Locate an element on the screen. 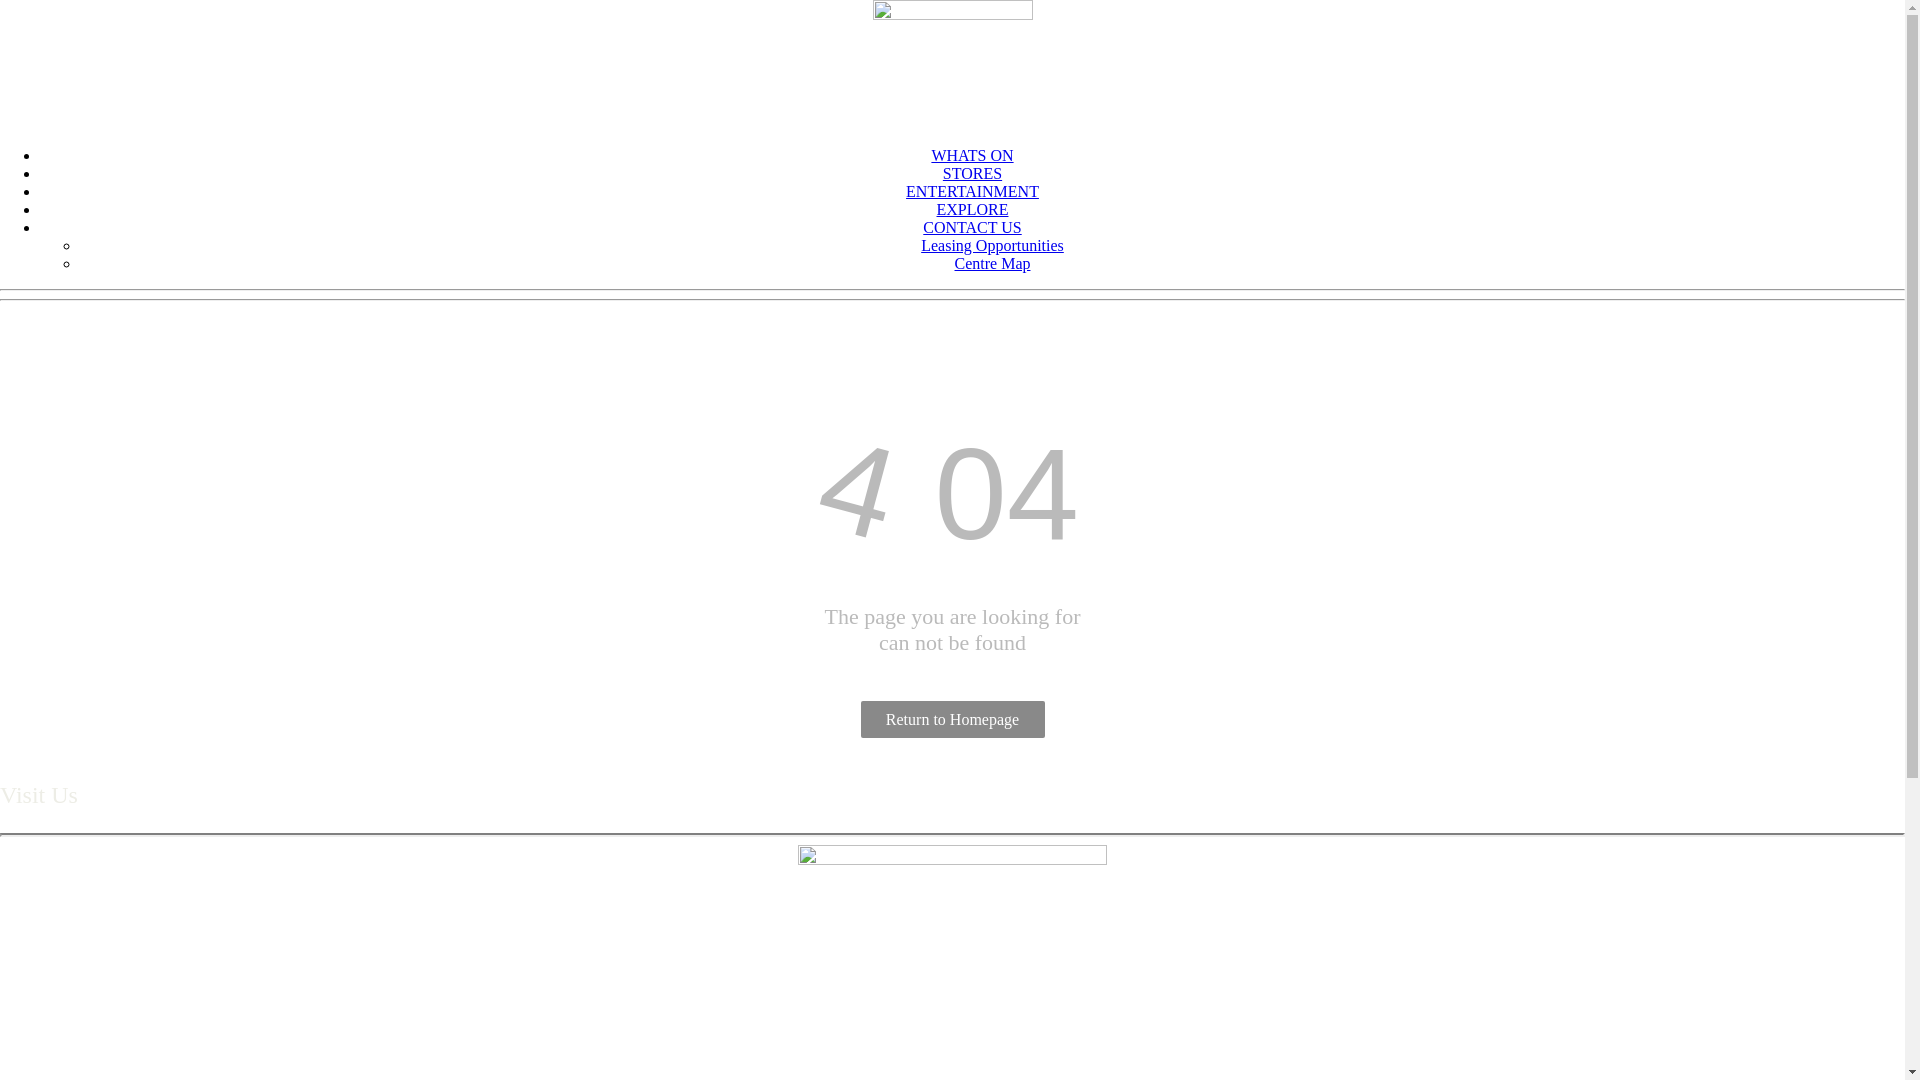 The image size is (1920, 1080). 'Leasing Opportunities' is located at coordinates (992, 244).